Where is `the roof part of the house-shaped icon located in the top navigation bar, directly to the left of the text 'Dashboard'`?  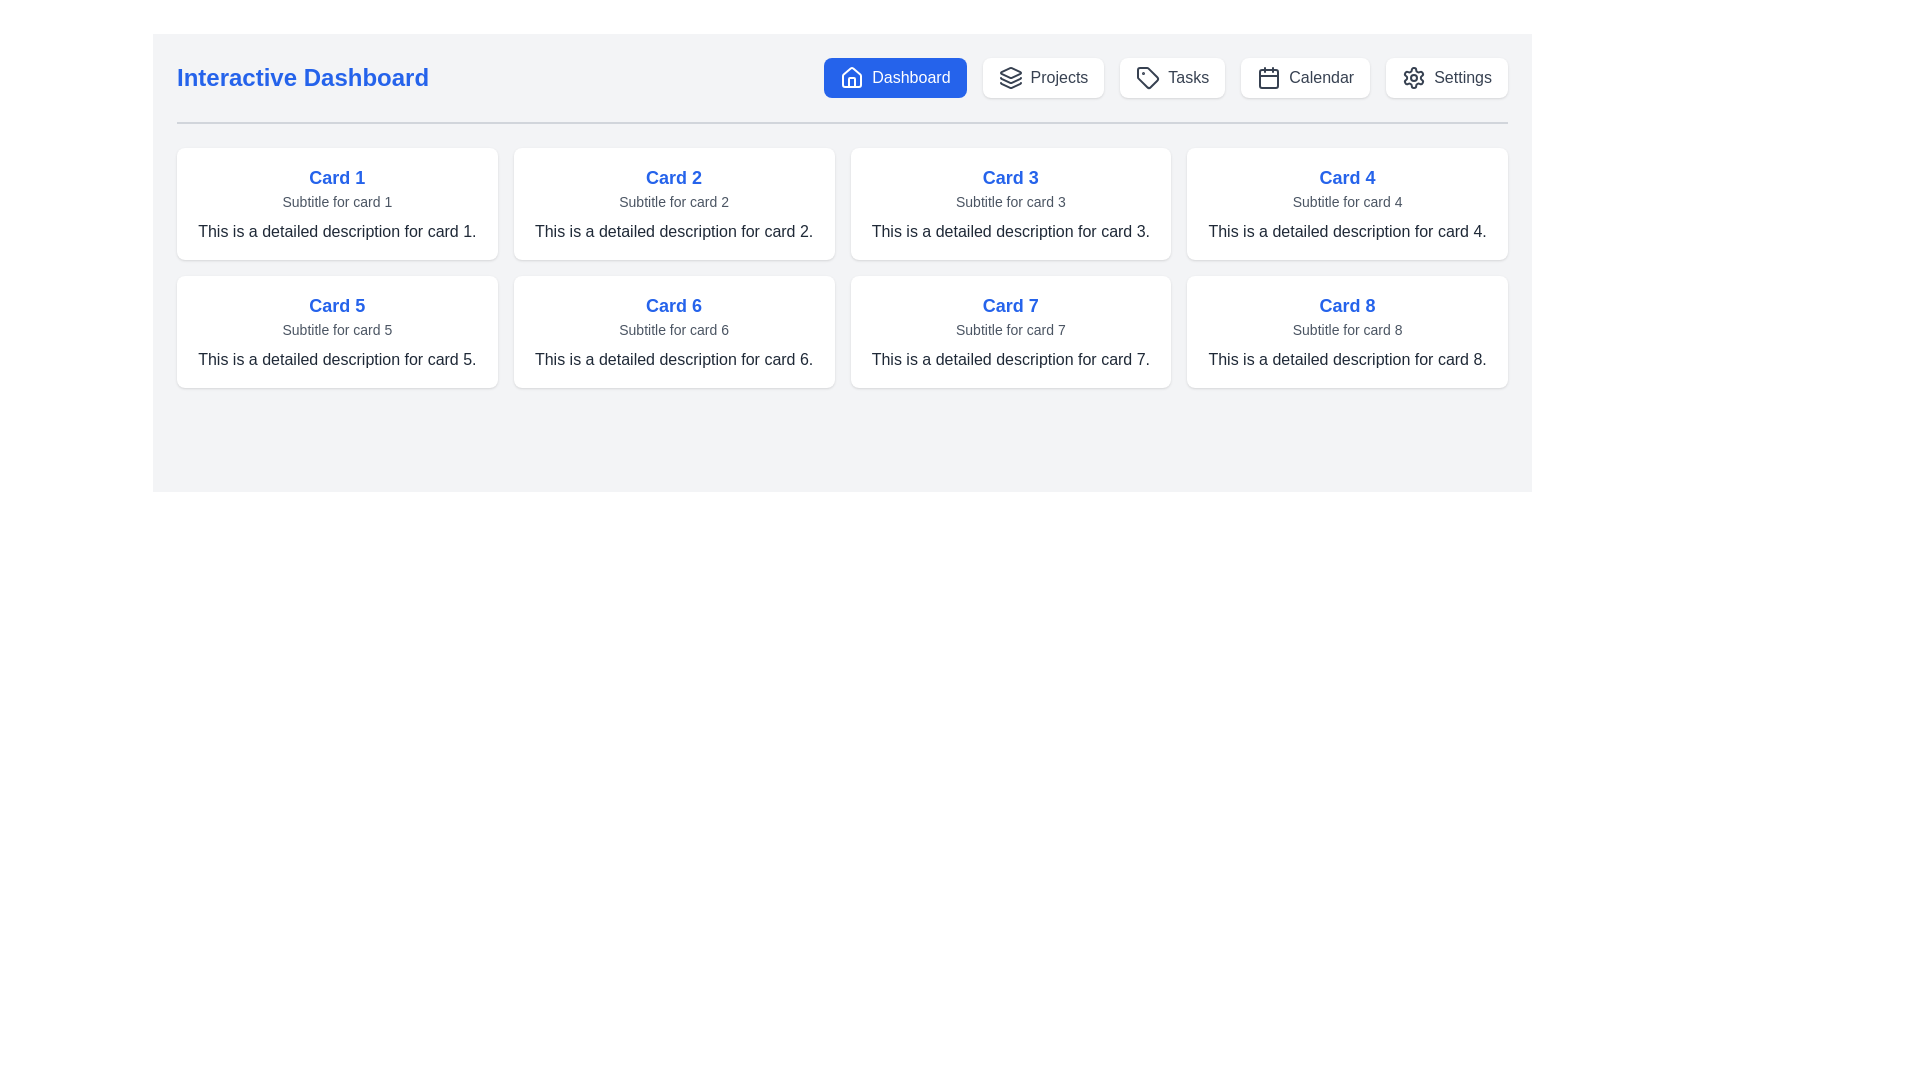
the roof part of the house-shaped icon located in the top navigation bar, directly to the left of the text 'Dashboard' is located at coordinates (852, 76).